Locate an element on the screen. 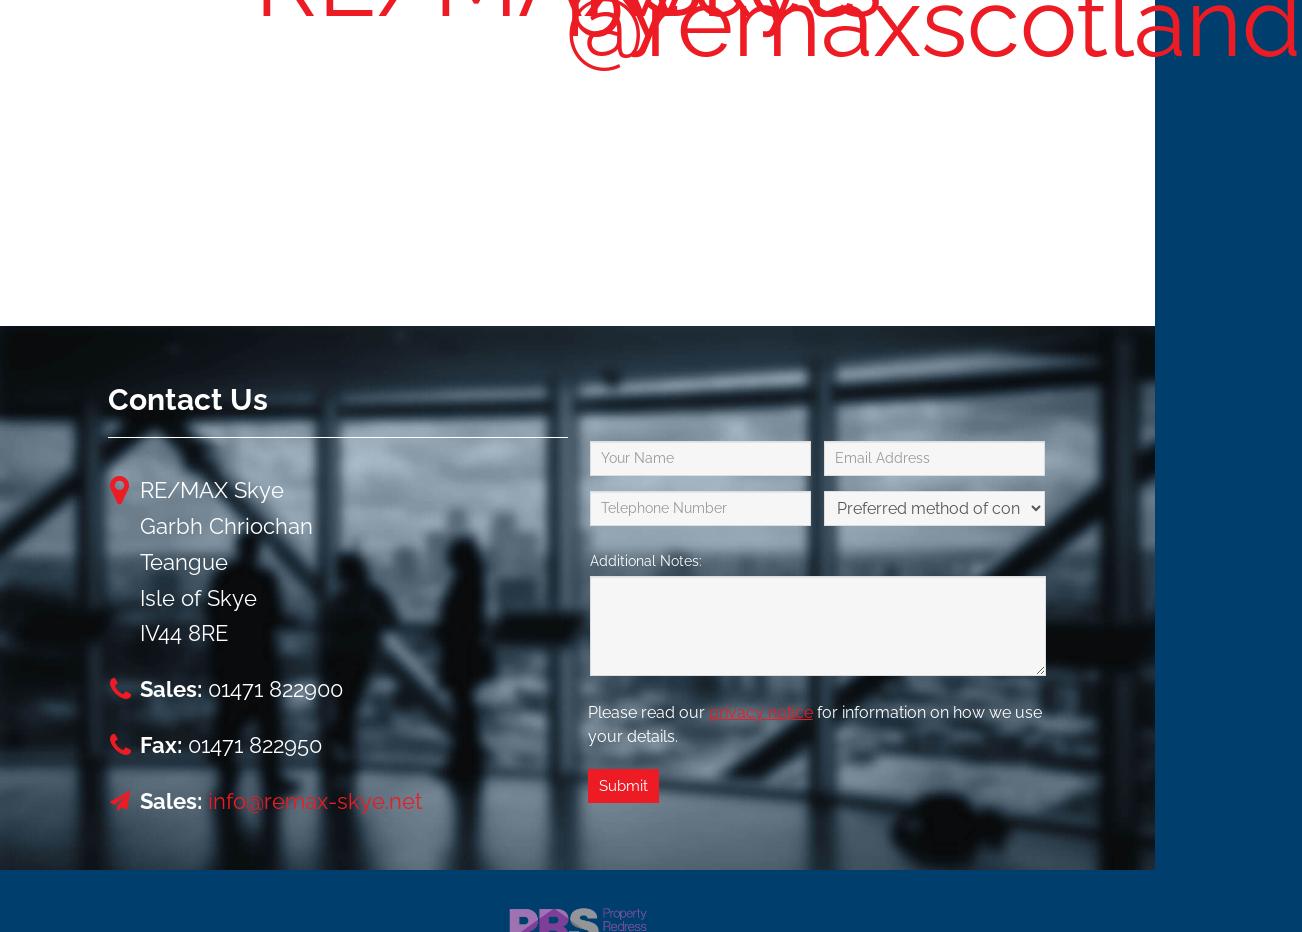 The image size is (1302, 932). 'Please read our' is located at coordinates (647, 710).